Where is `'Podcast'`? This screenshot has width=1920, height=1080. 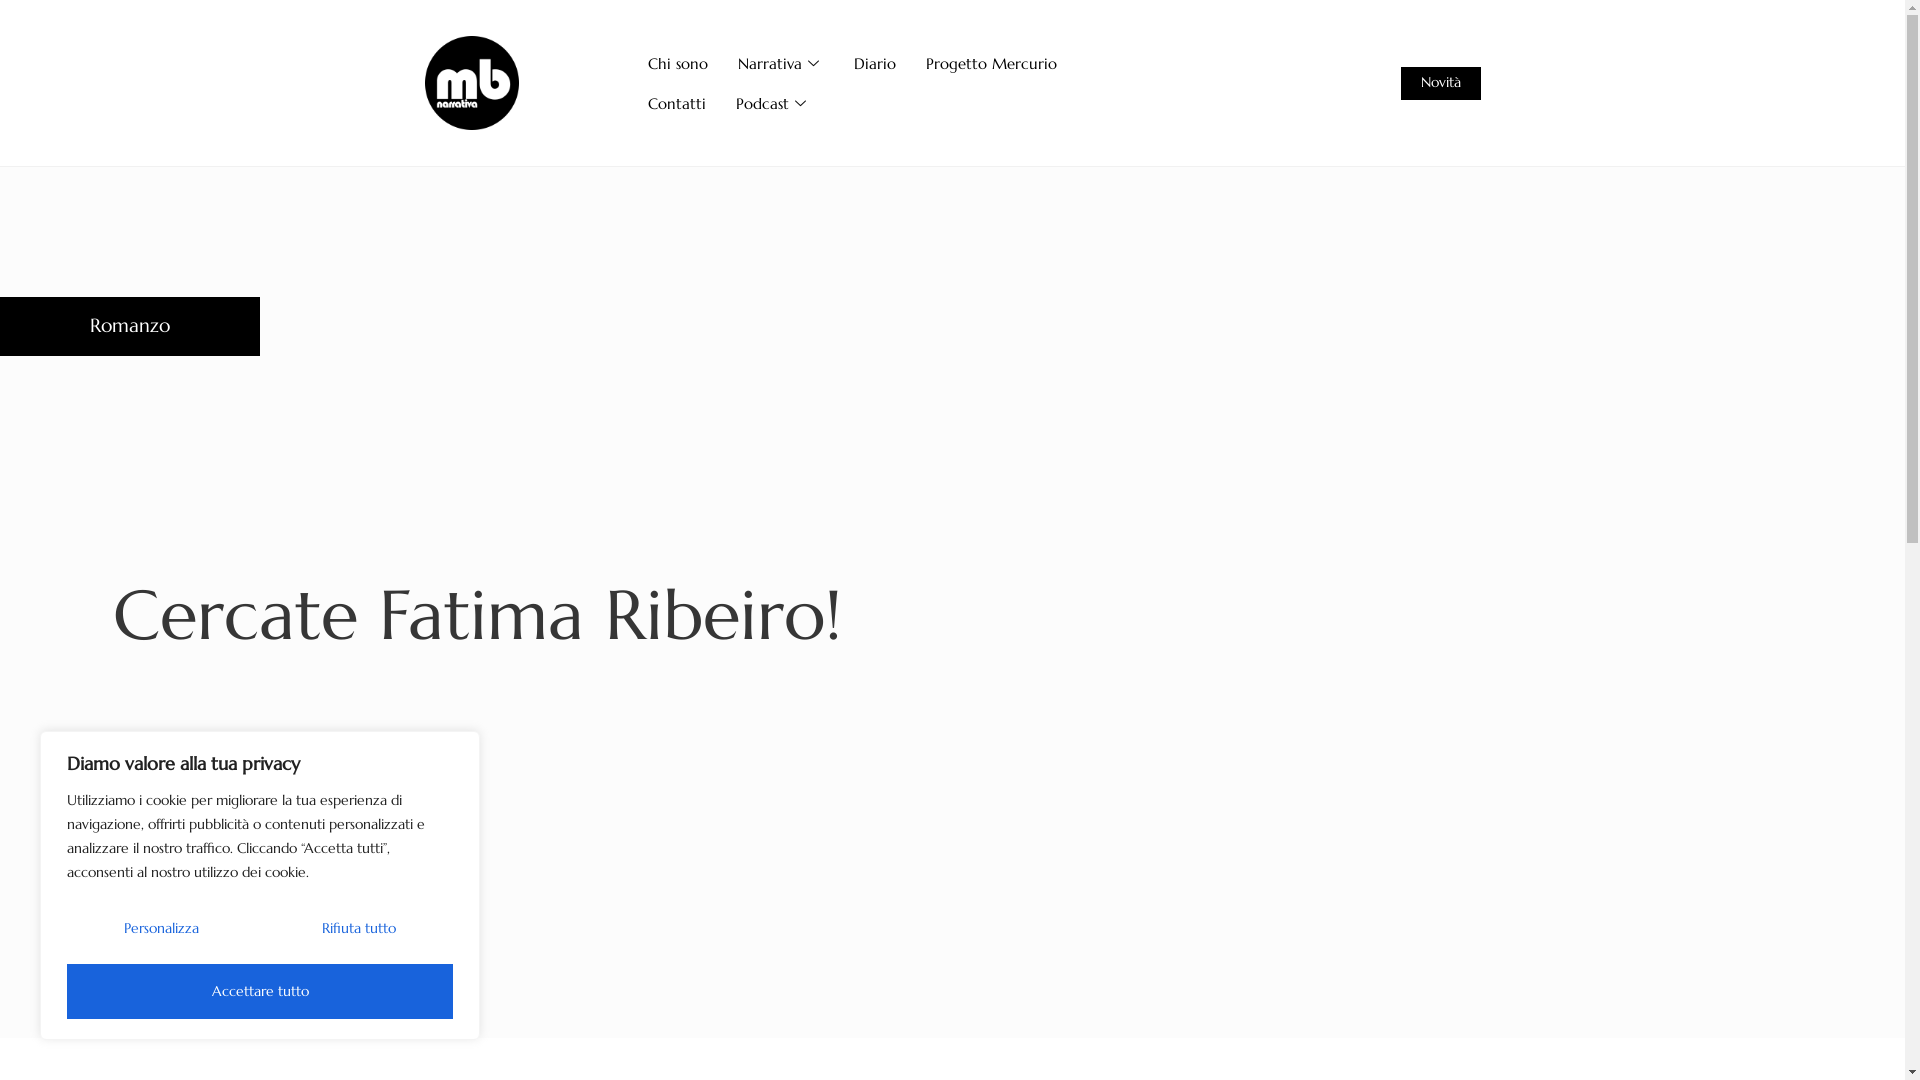 'Podcast' is located at coordinates (720, 103).